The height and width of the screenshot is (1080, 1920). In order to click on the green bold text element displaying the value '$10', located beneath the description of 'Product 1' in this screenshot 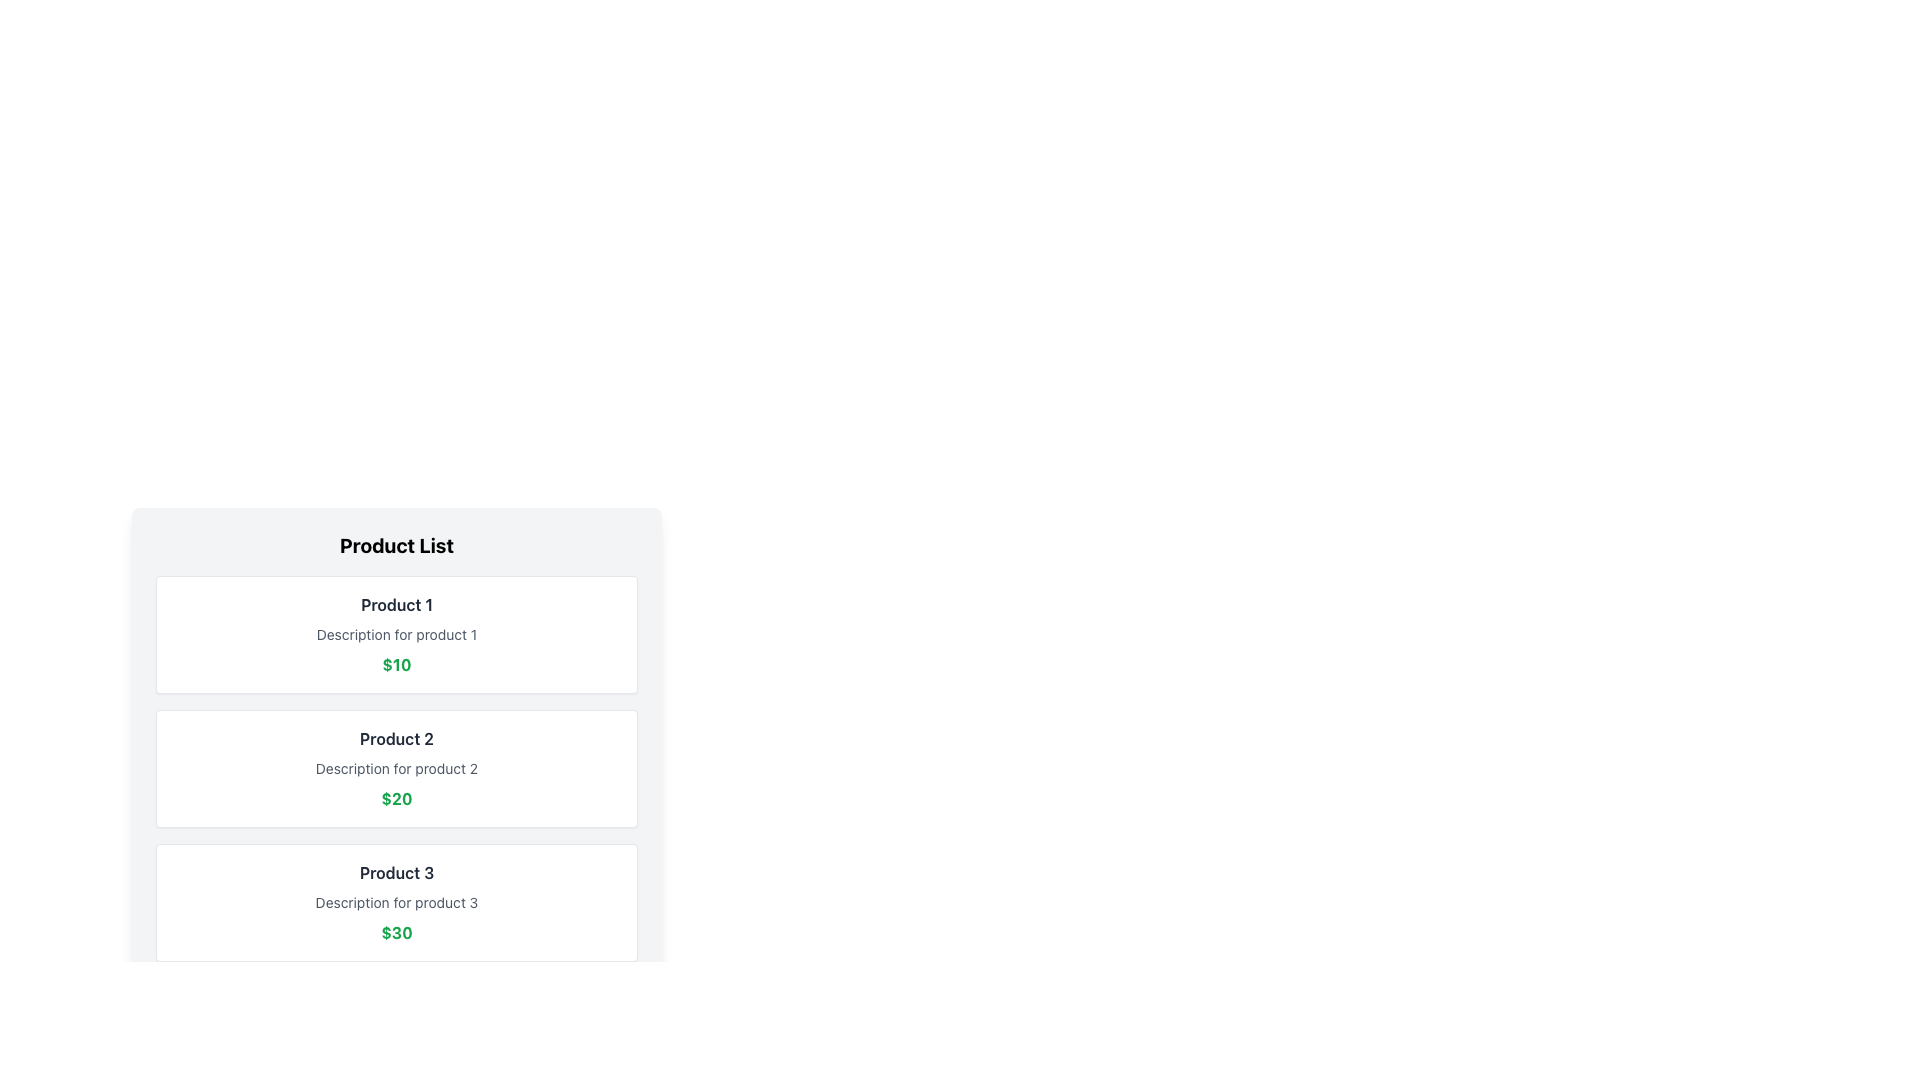, I will do `click(397, 664)`.